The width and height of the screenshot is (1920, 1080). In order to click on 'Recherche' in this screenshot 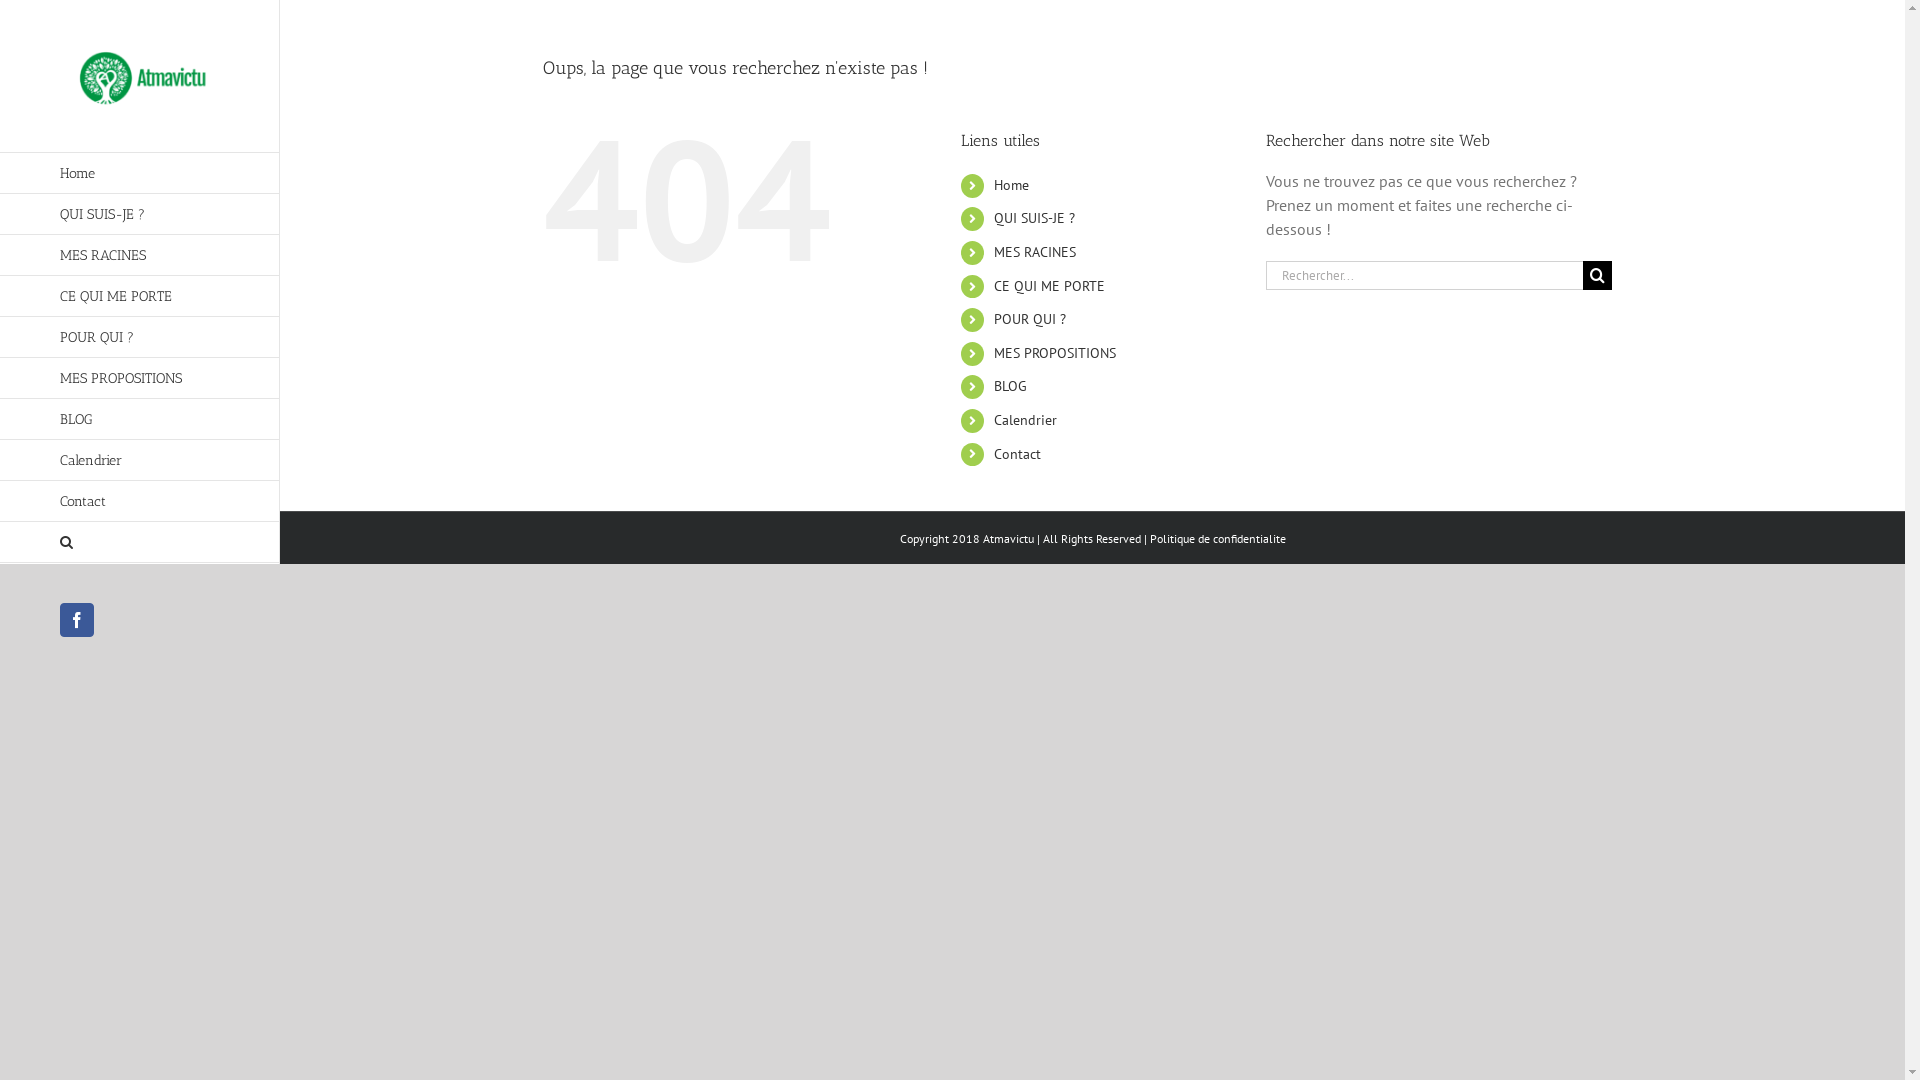, I will do `click(138, 542)`.